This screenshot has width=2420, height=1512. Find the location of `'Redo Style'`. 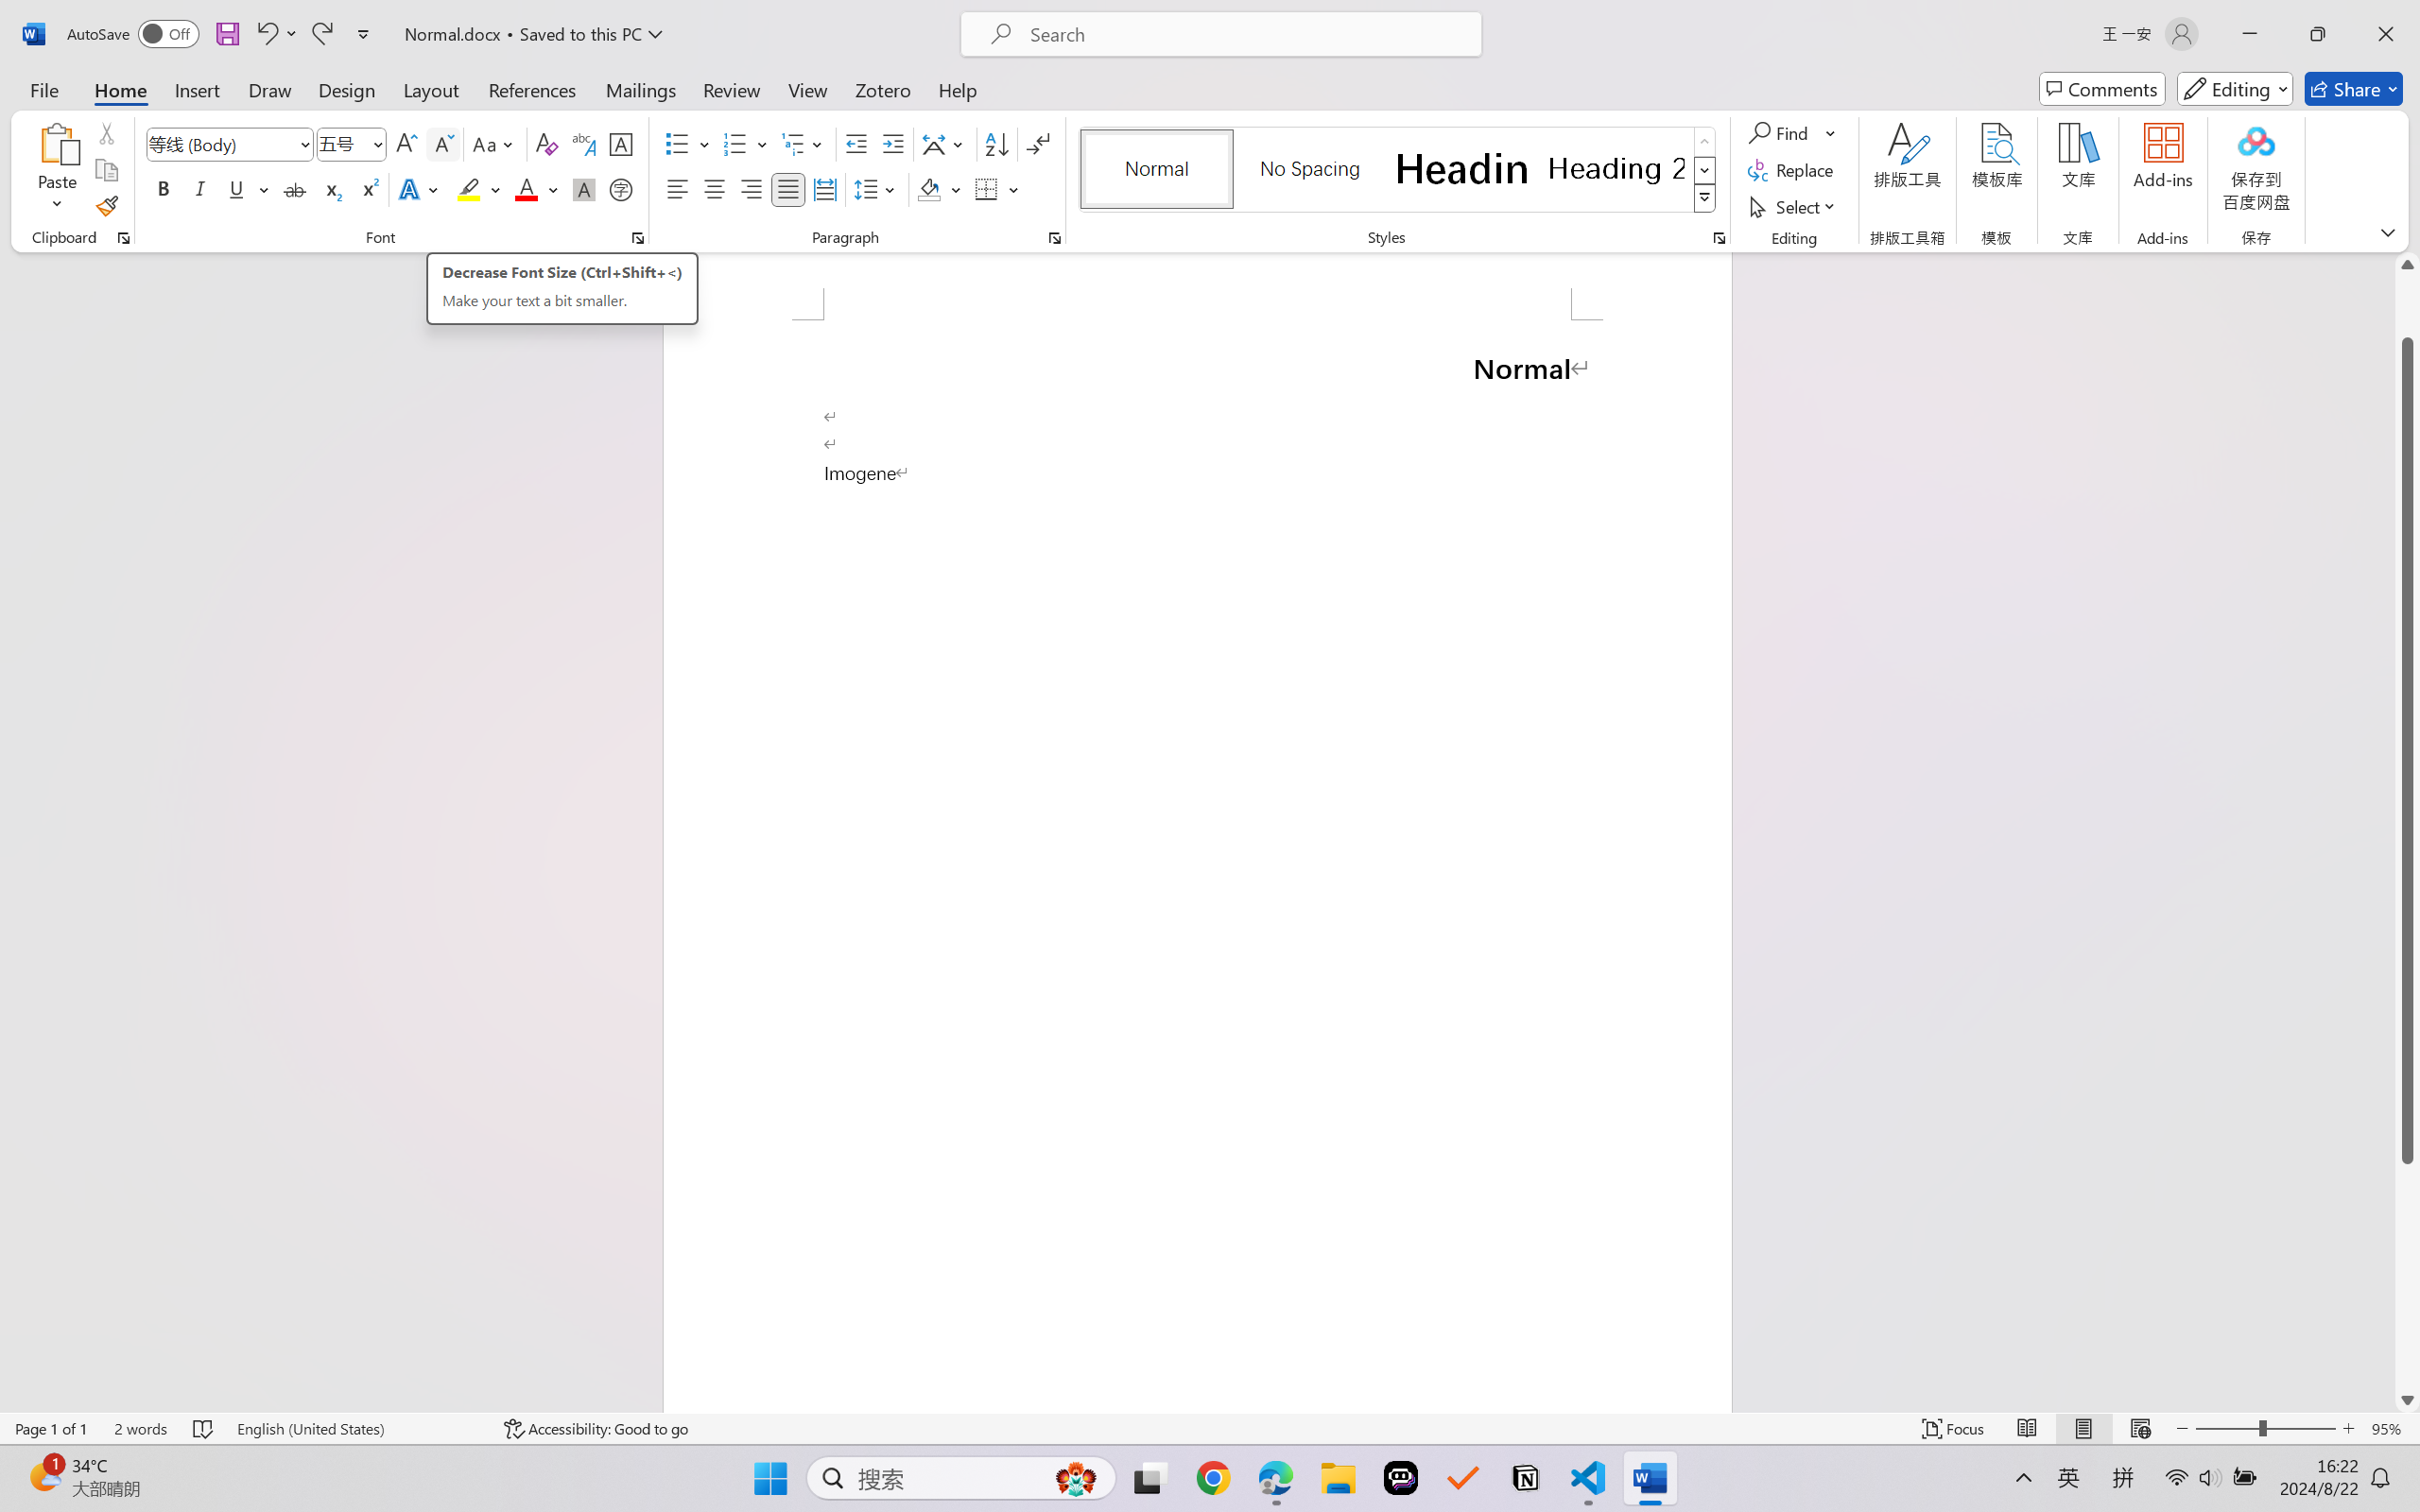

'Redo Style' is located at coordinates (320, 33).